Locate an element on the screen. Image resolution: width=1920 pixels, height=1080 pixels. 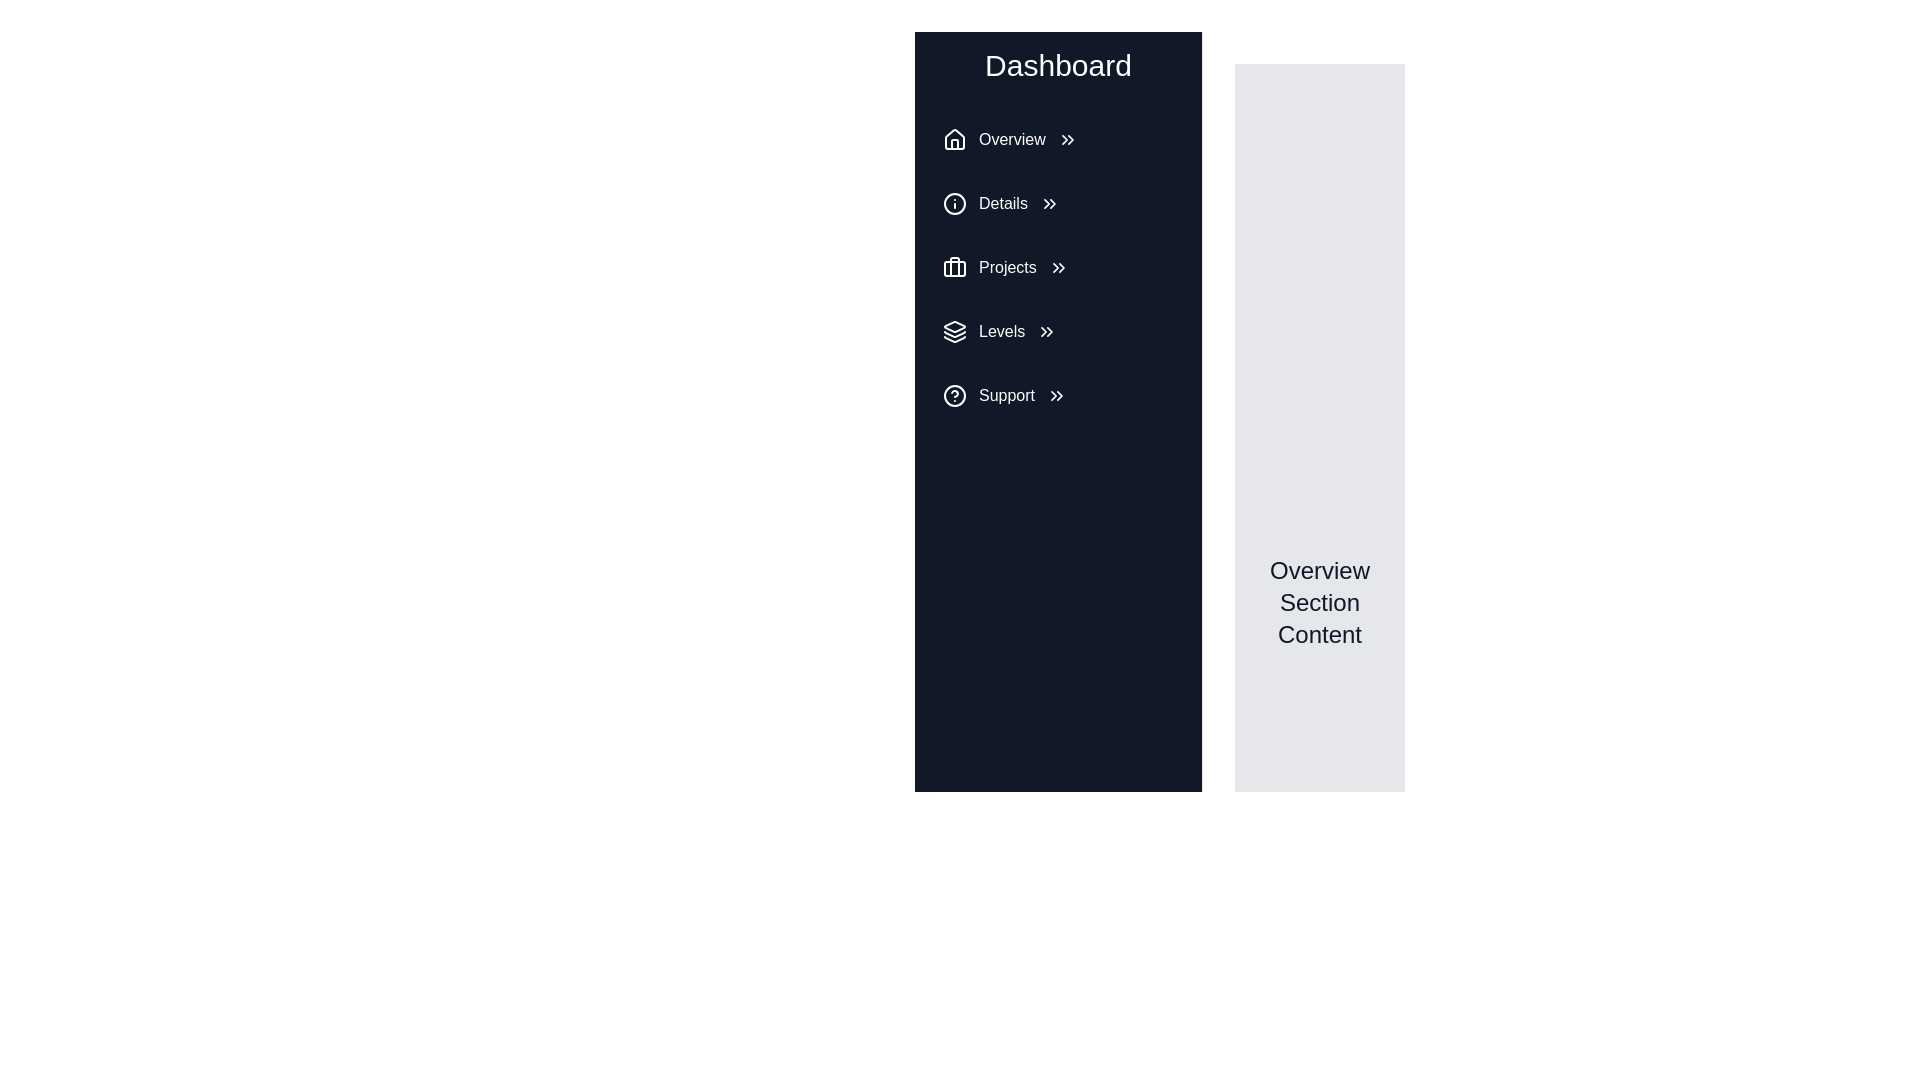
the Overview icon in the vertical navigation menu under the Dashboard title is located at coordinates (954, 137).